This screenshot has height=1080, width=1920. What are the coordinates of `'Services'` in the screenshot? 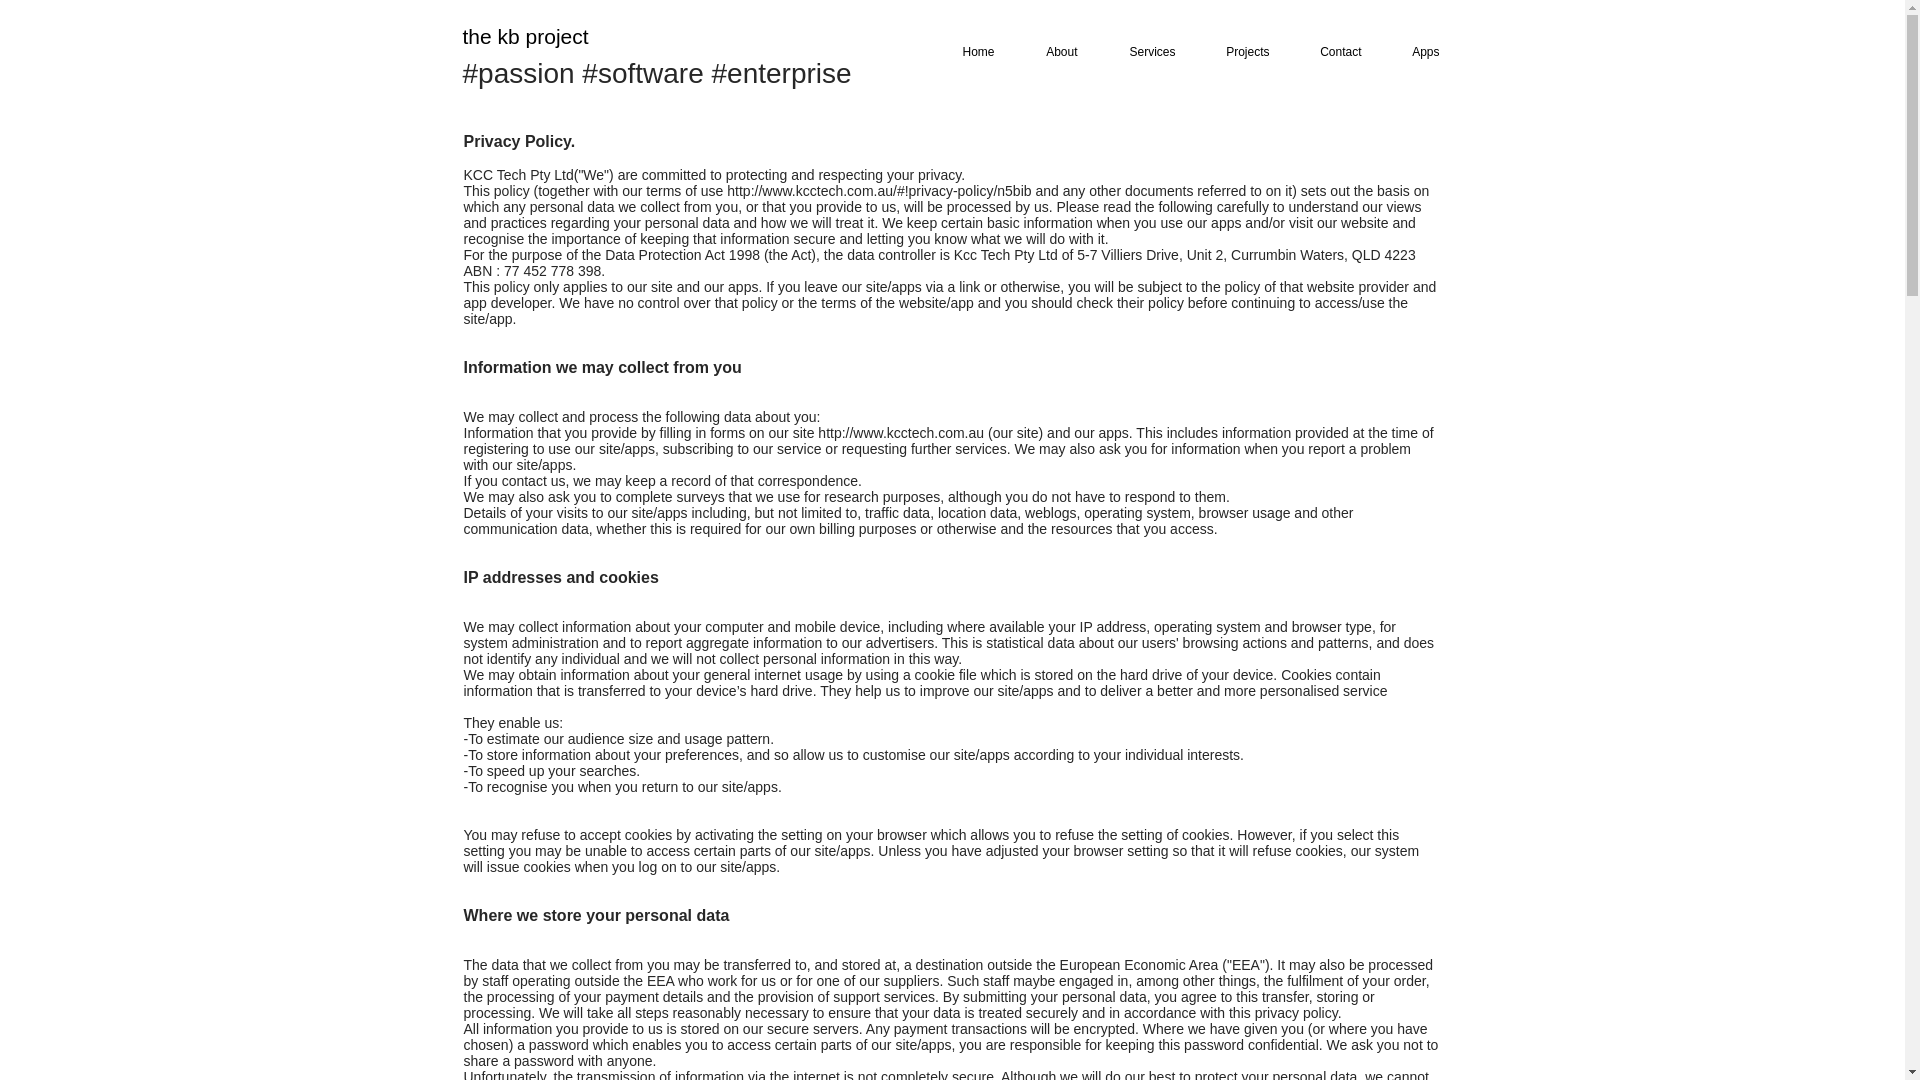 It's located at (1142, 51).